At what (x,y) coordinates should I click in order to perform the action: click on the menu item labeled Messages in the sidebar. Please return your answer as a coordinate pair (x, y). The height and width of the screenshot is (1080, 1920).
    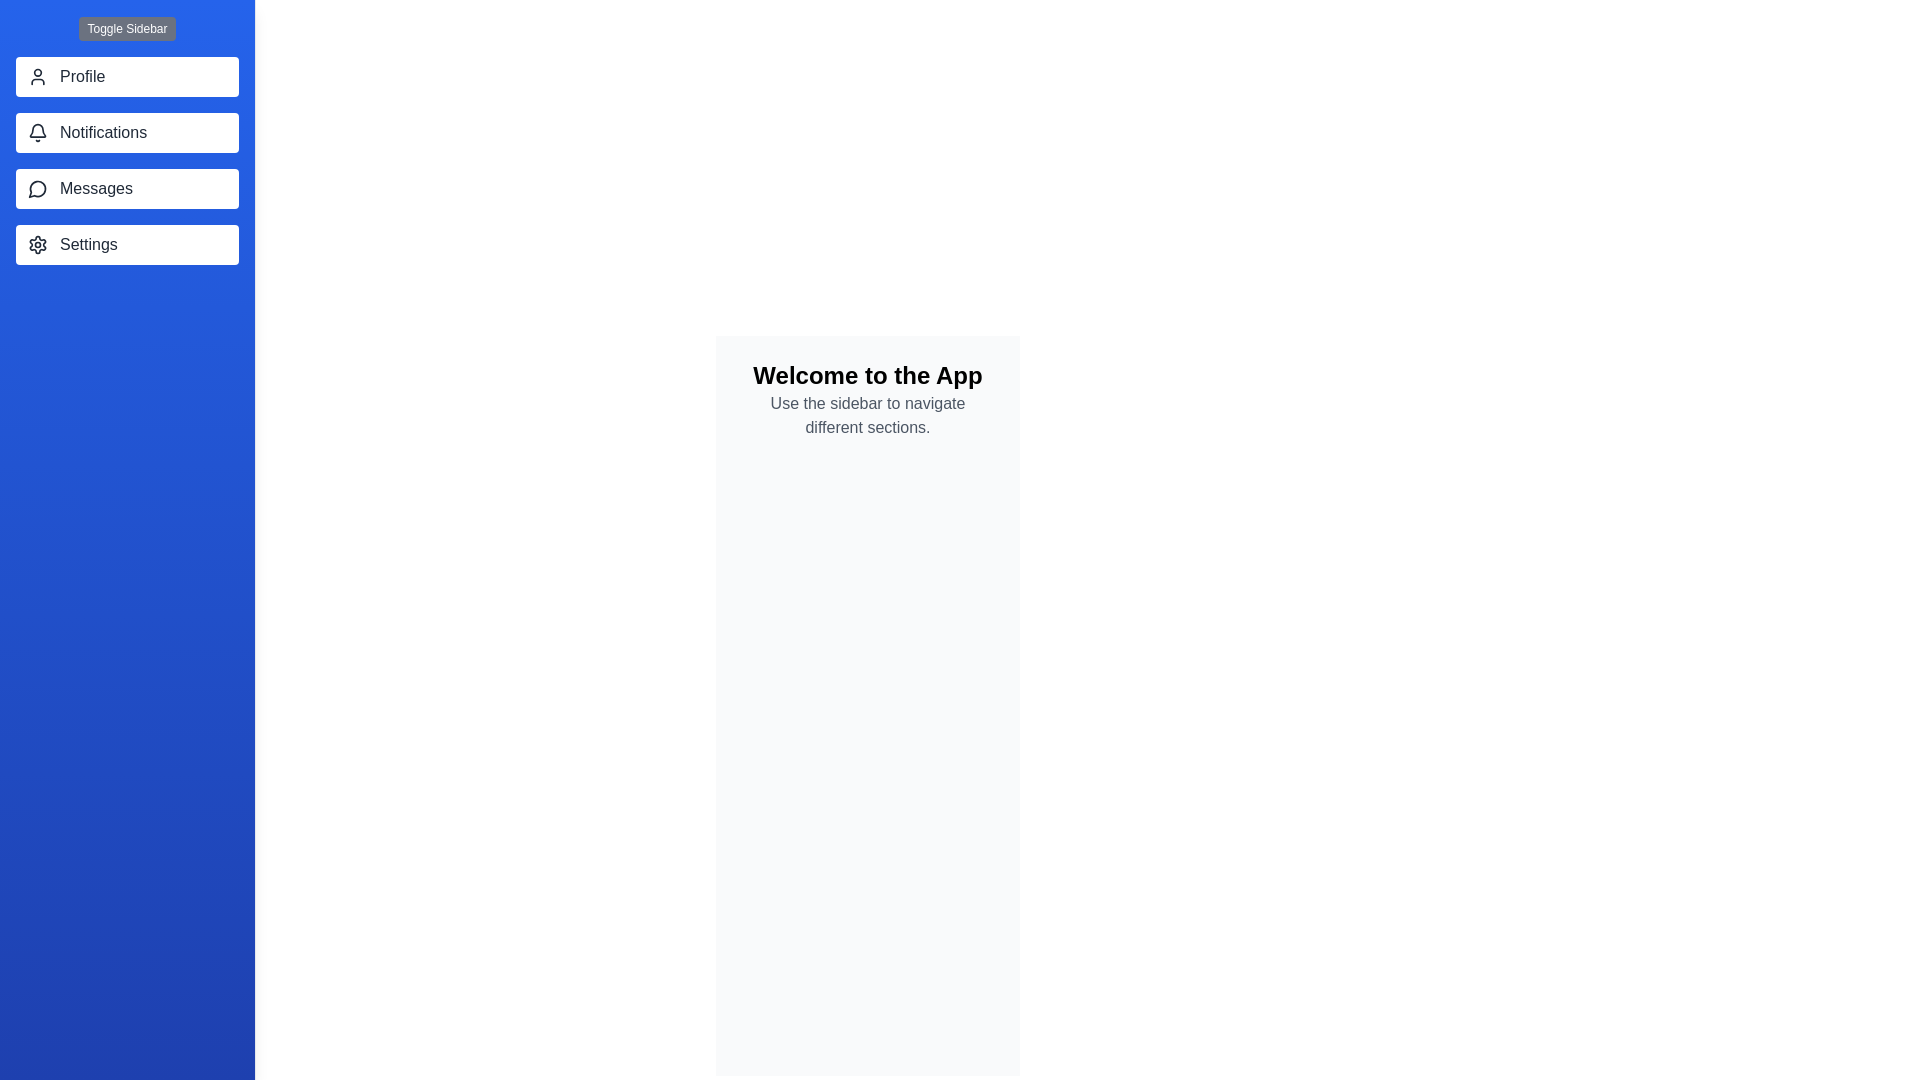
    Looking at the image, I should click on (126, 189).